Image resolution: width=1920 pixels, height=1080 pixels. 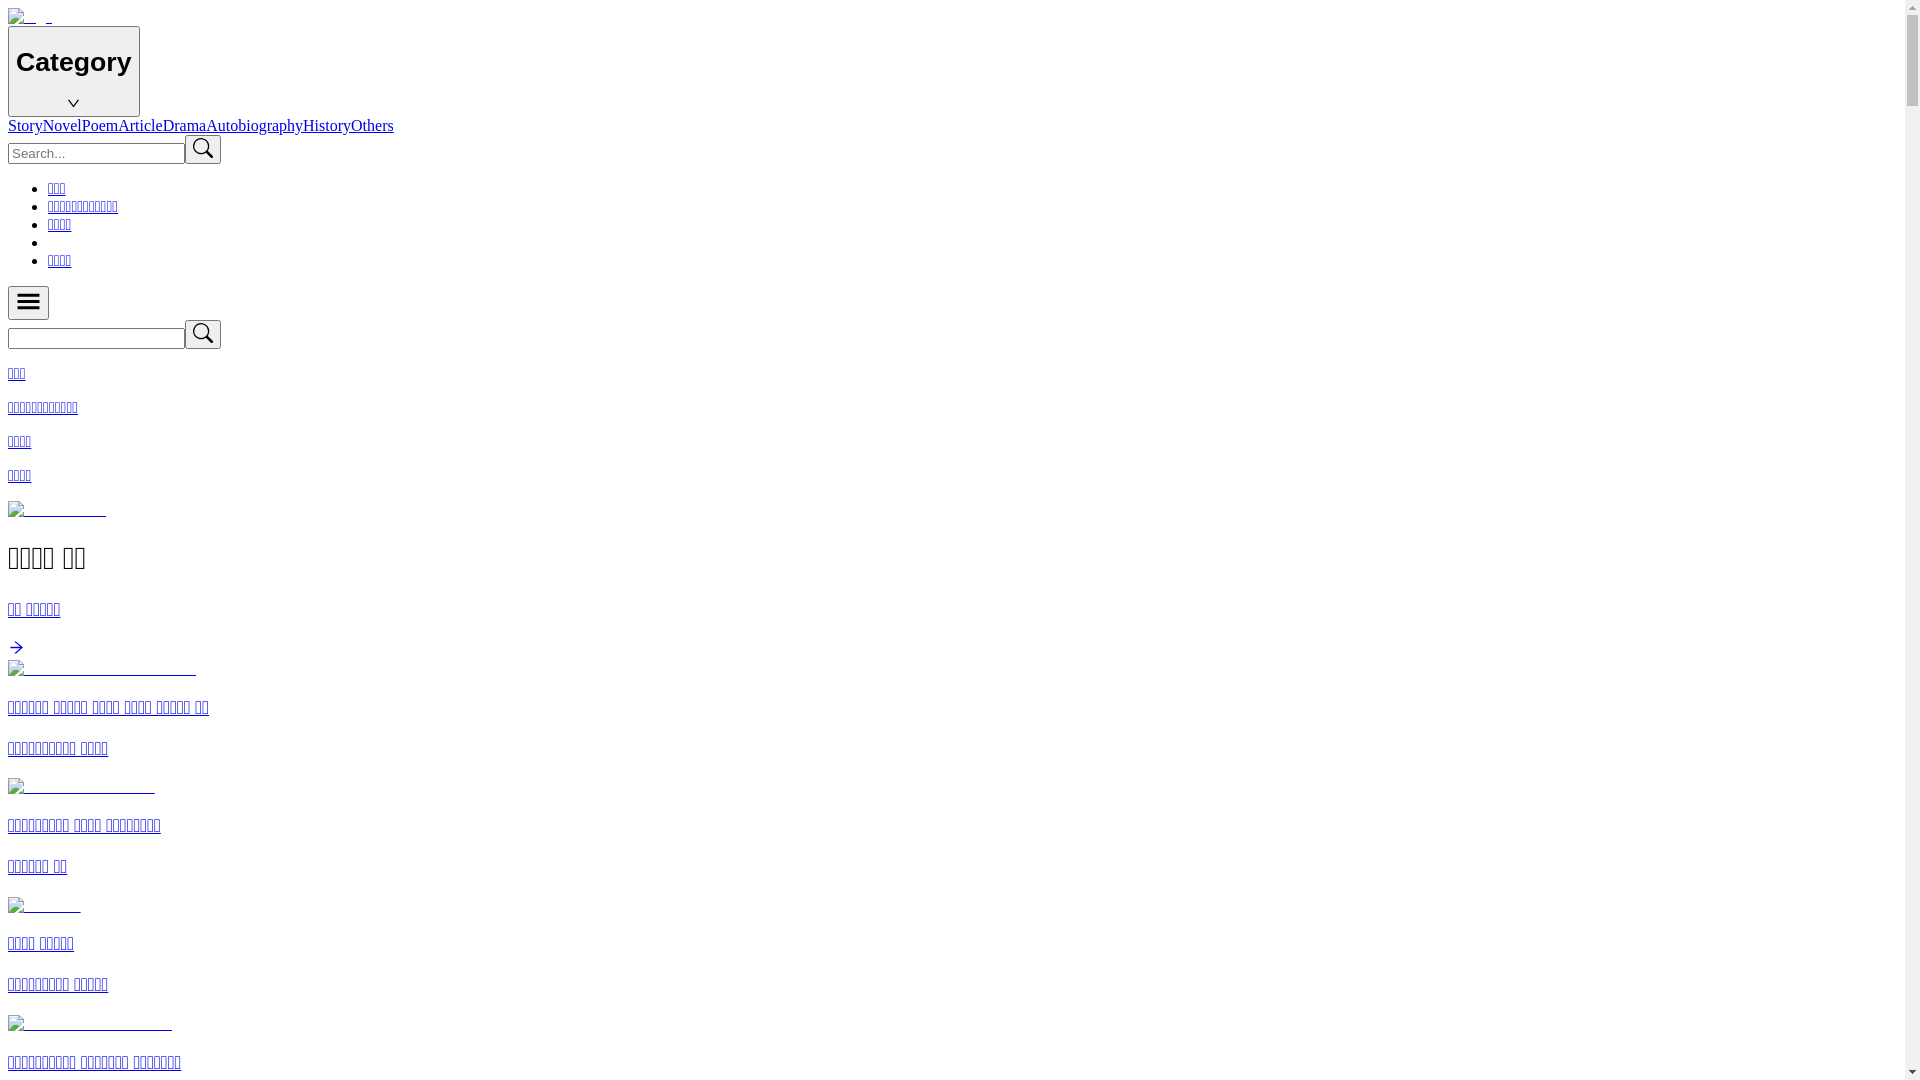 What do you see at coordinates (372, 125) in the screenshot?
I see `'Others'` at bounding box center [372, 125].